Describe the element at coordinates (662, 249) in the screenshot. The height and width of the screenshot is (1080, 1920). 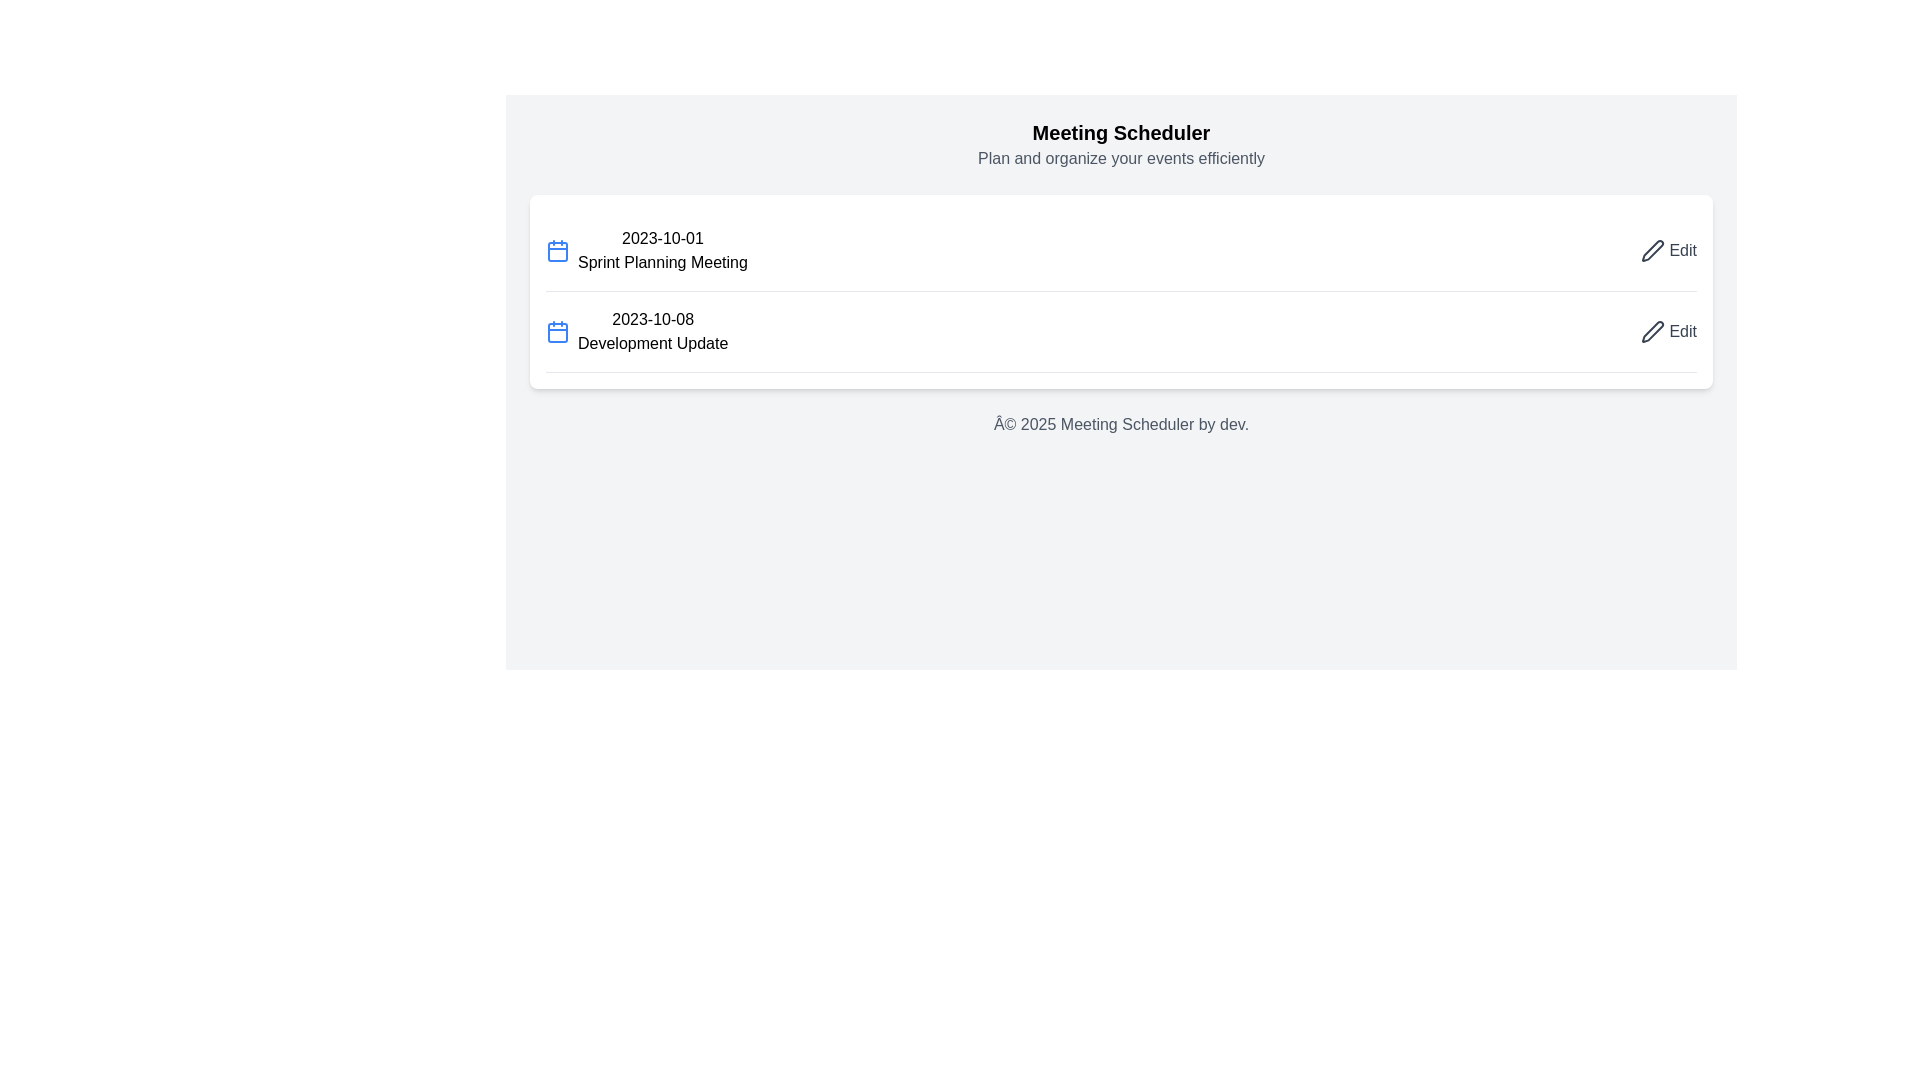
I see `text of the first meeting entry label that conveys the date and title of the meeting, which is positioned in the top-left corner of the meeting details card` at that location.